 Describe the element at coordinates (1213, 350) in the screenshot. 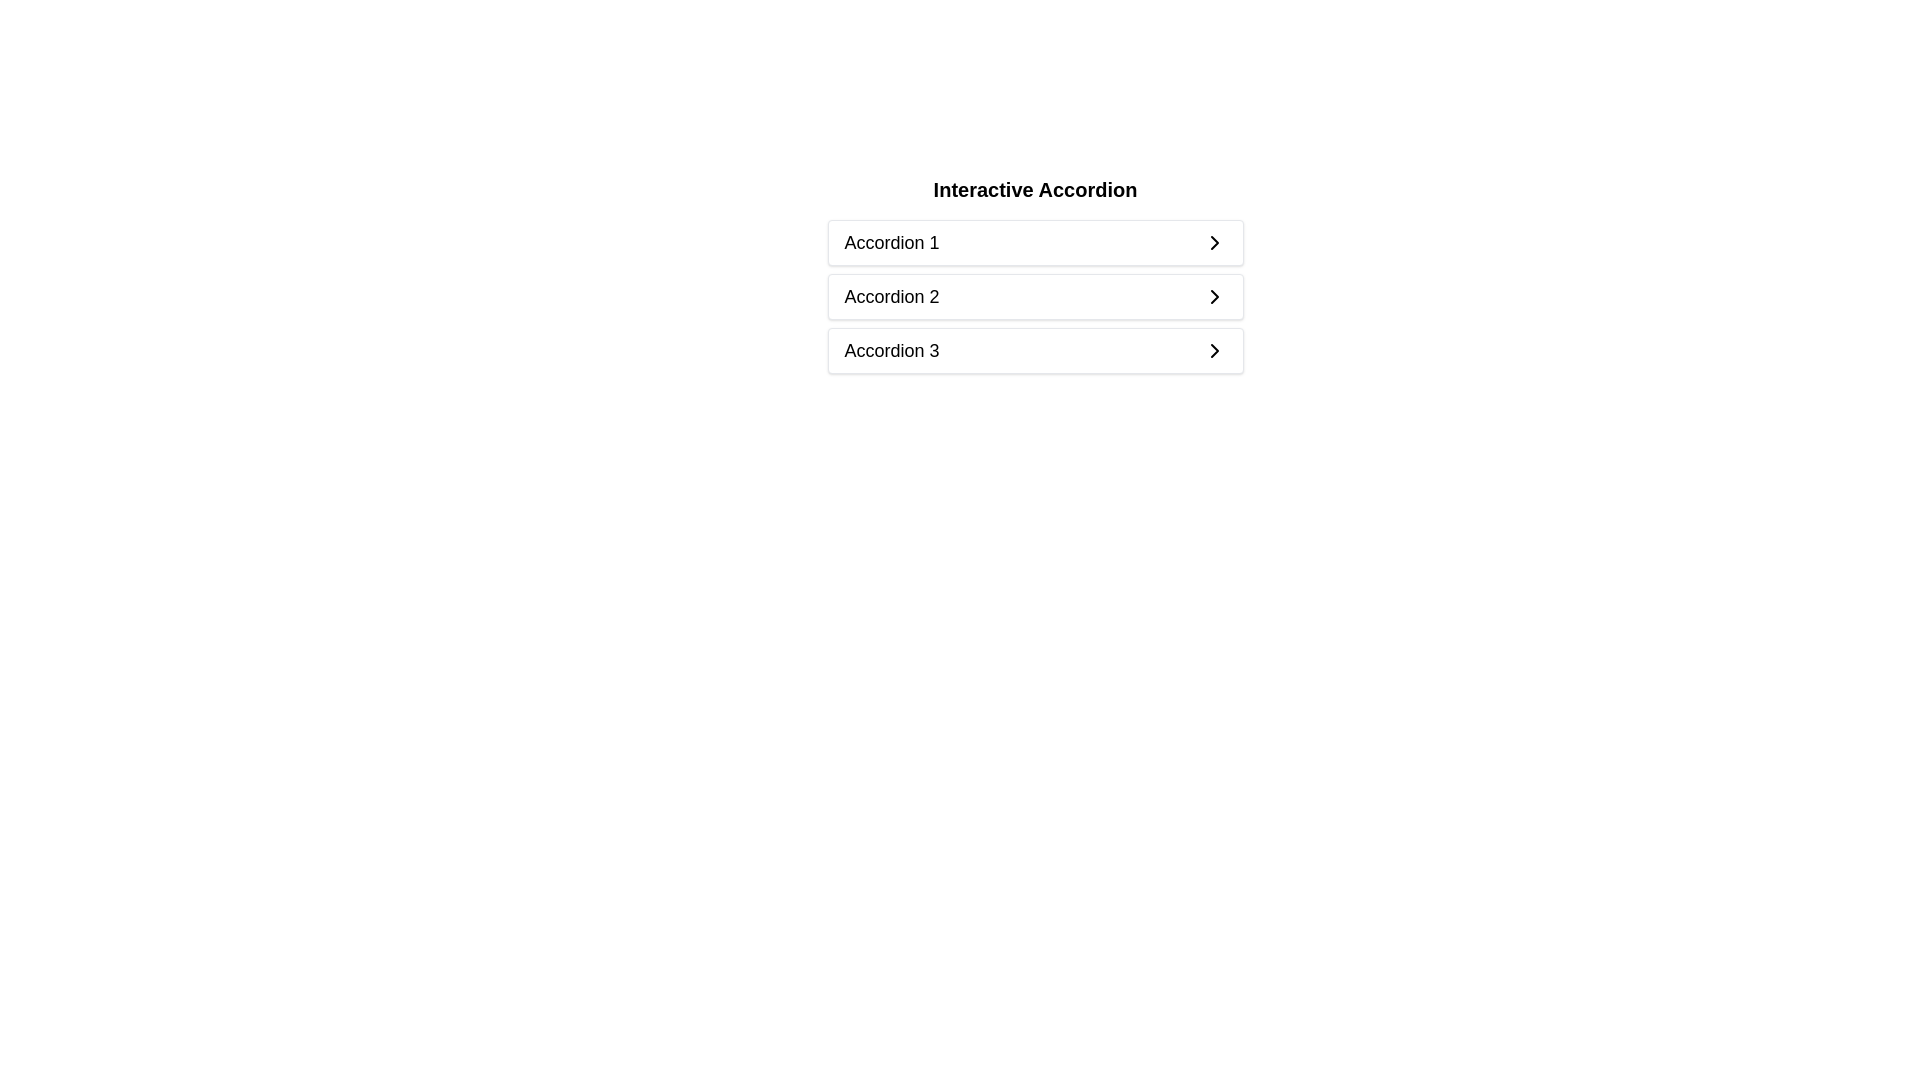

I see `the small right-pointing chevron icon button located at the far right of the 'Accordion 3' text` at that location.